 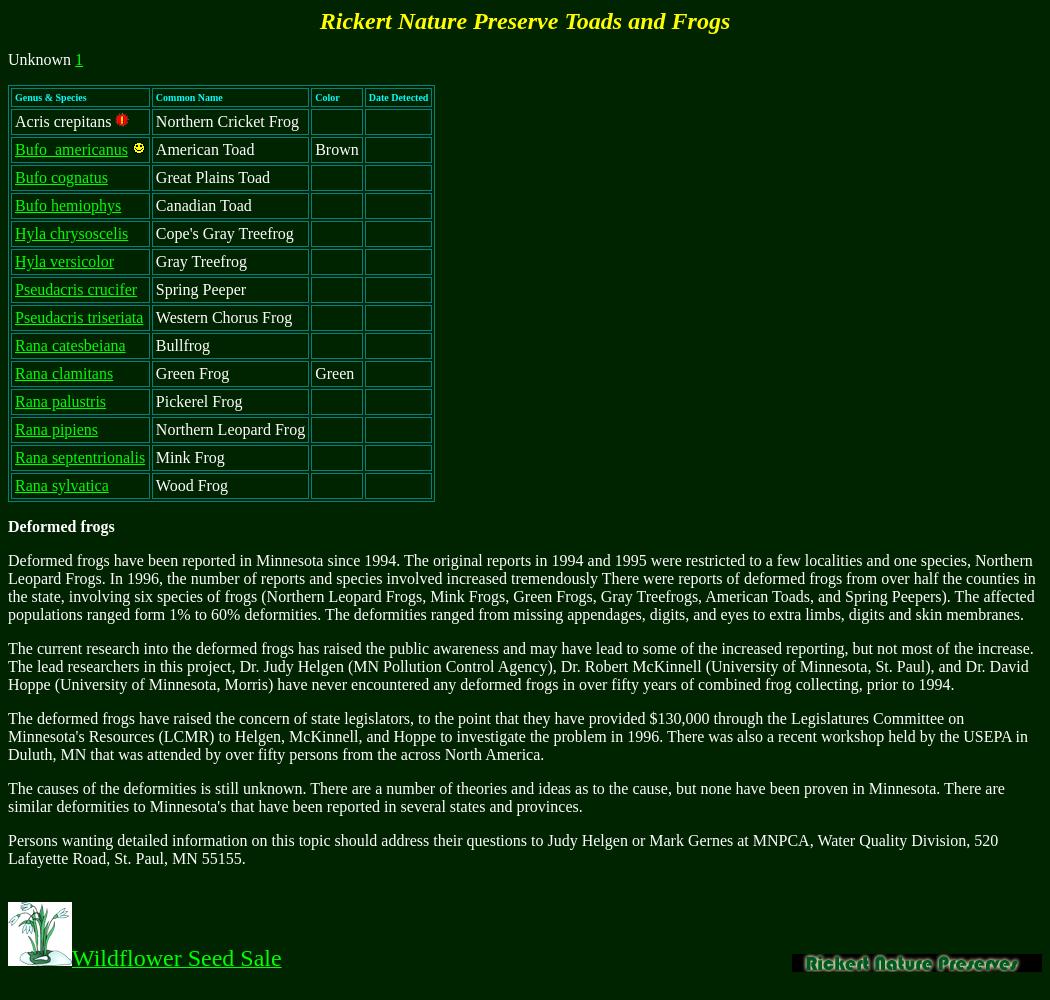 I want to click on 'Wildflower 
	Seed Sale', so click(x=176, y=957).